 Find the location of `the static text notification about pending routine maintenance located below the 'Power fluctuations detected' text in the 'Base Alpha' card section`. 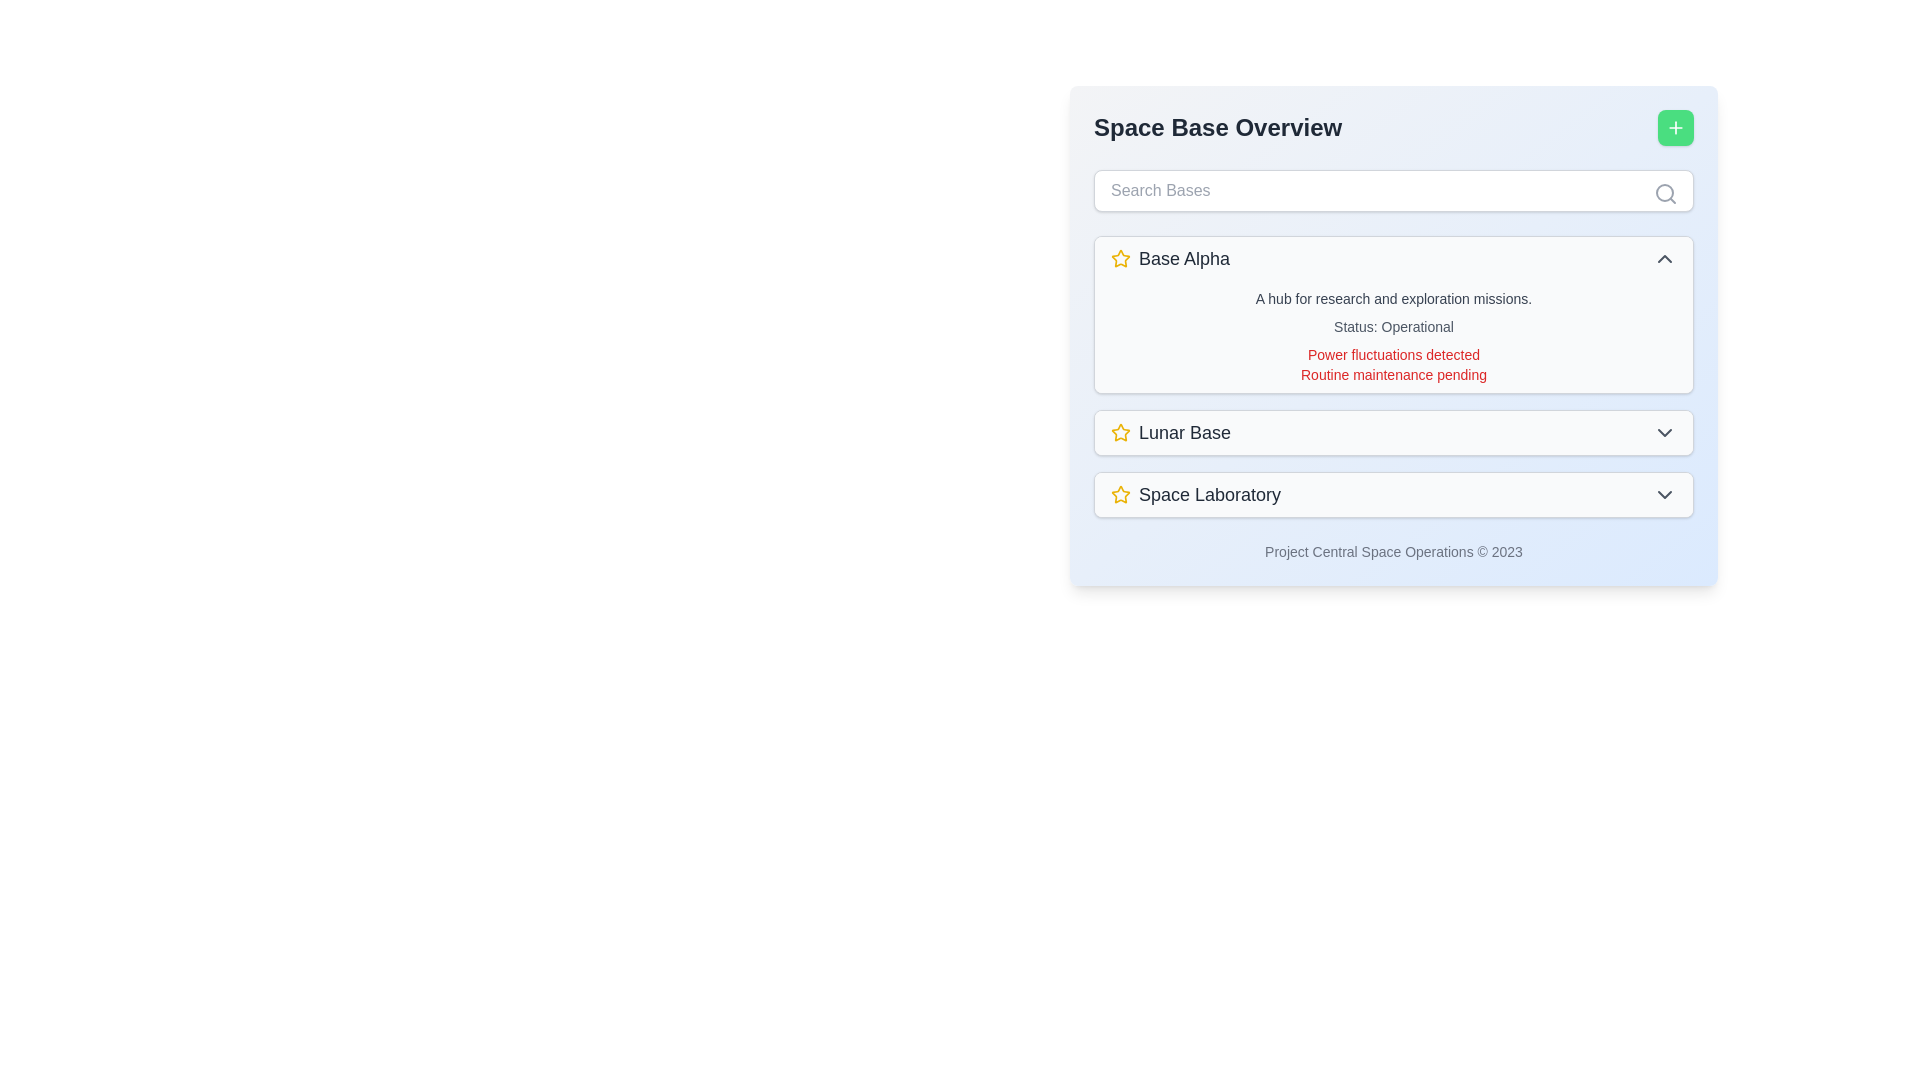

the static text notification about pending routine maintenance located below the 'Power fluctuations detected' text in the 'Base Alpha' card section is located at coordinates (1392, 374).